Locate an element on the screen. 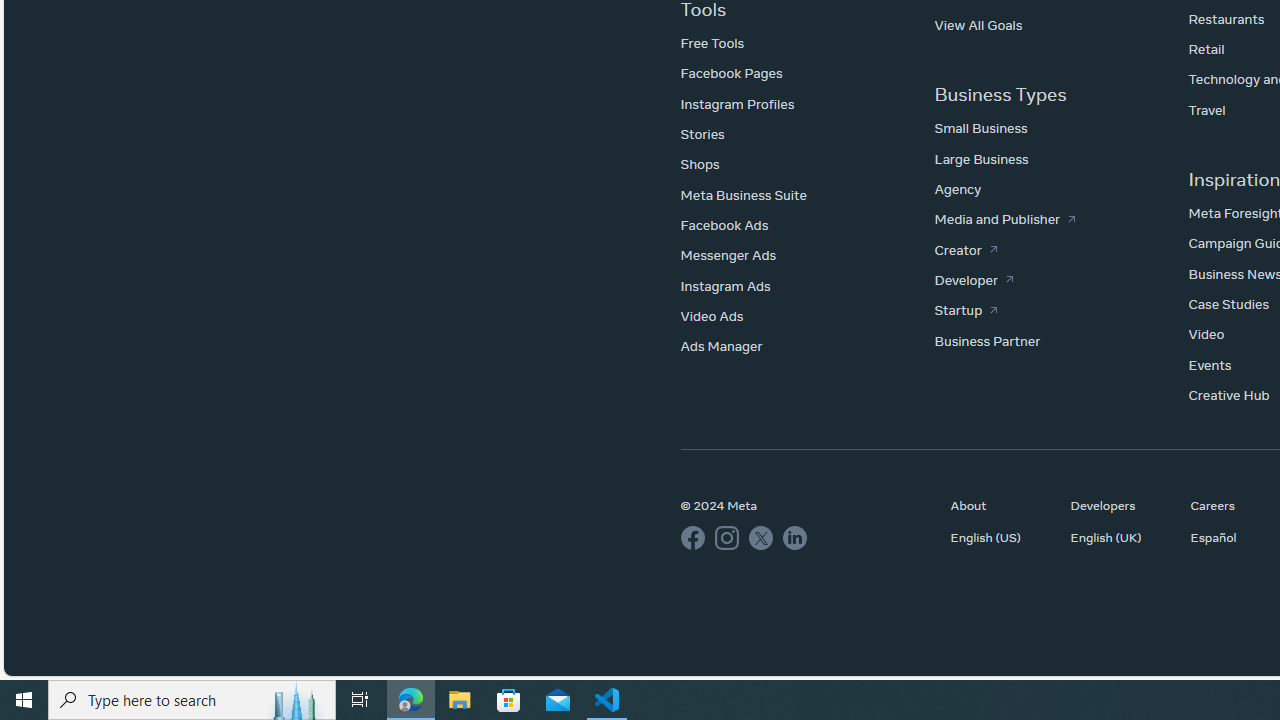 The width and height of the screenshot is (1280, 720). 'English (UK)' is located at coordinates (1120, 536).